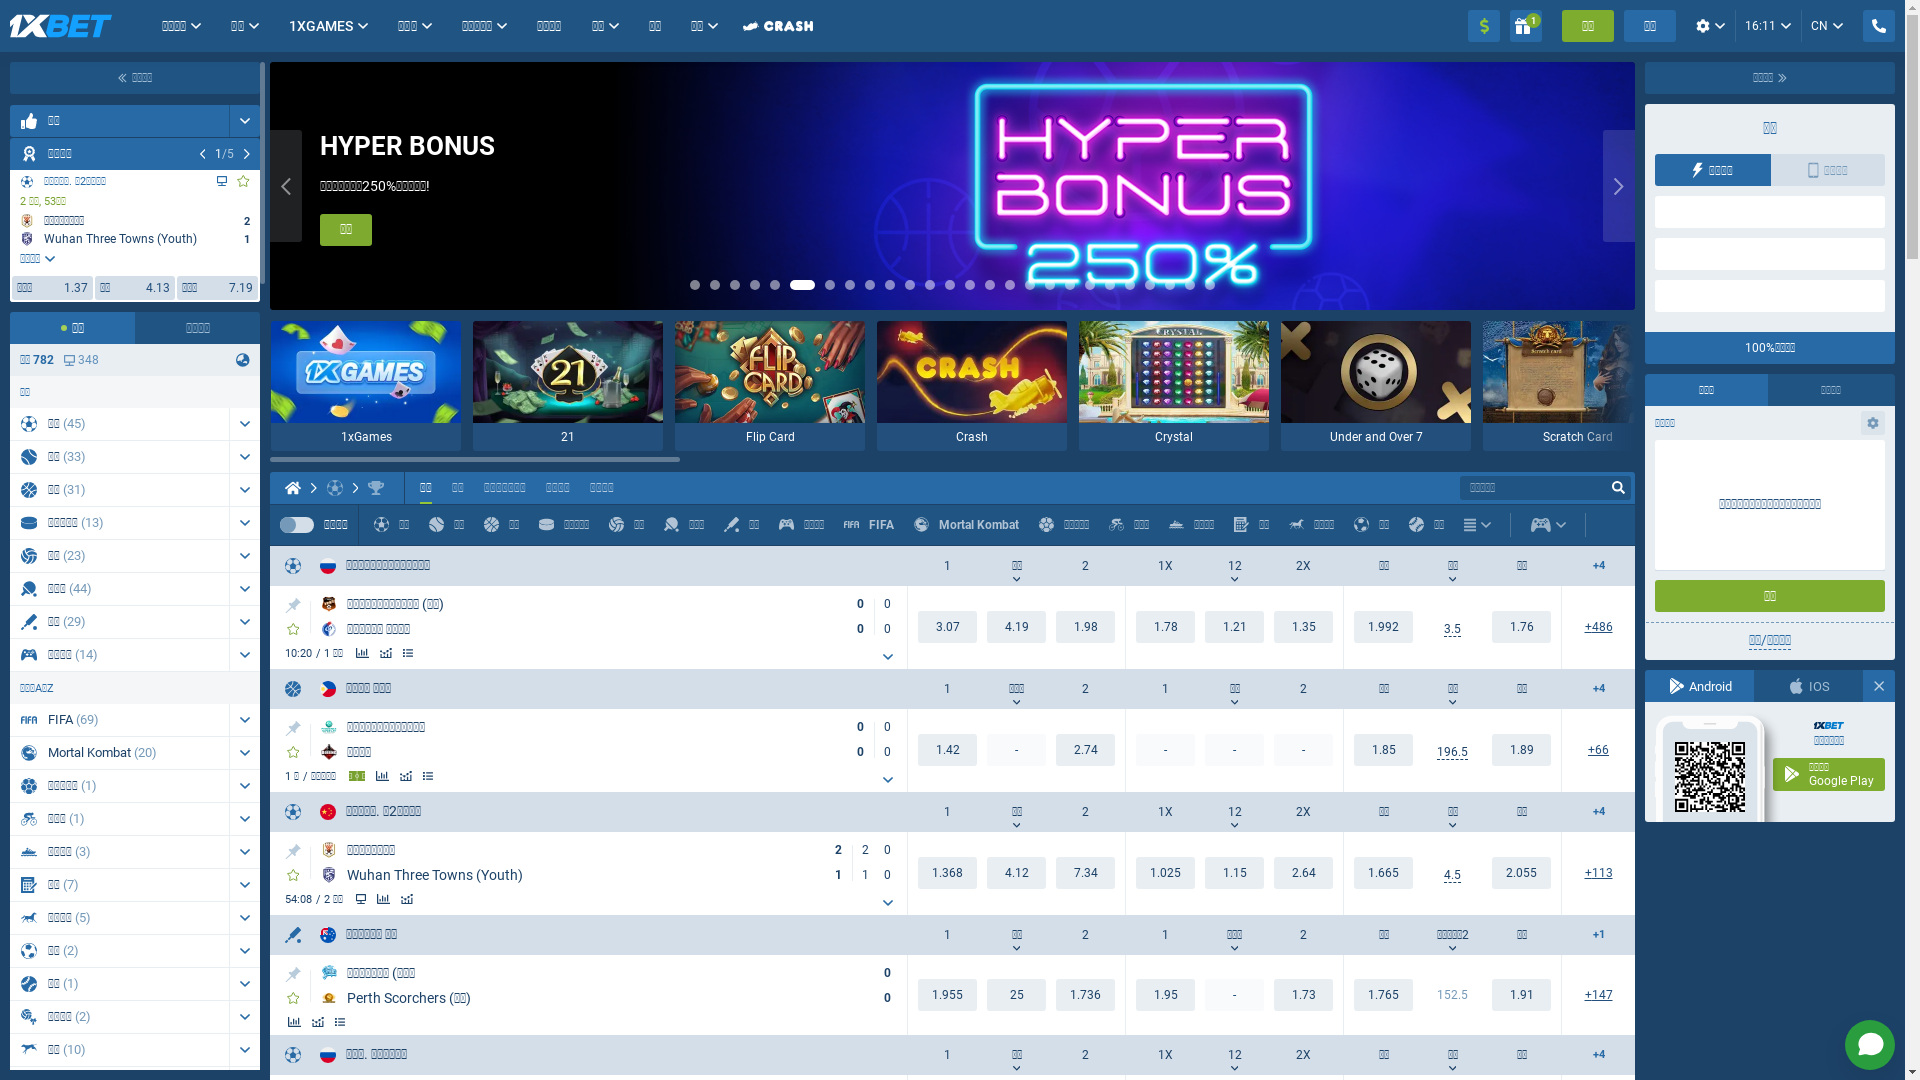  What do you see at coordinates (1577, 385) in the screenshot?
I see `'Scratch Card'` at bounding box center [1577, 385].